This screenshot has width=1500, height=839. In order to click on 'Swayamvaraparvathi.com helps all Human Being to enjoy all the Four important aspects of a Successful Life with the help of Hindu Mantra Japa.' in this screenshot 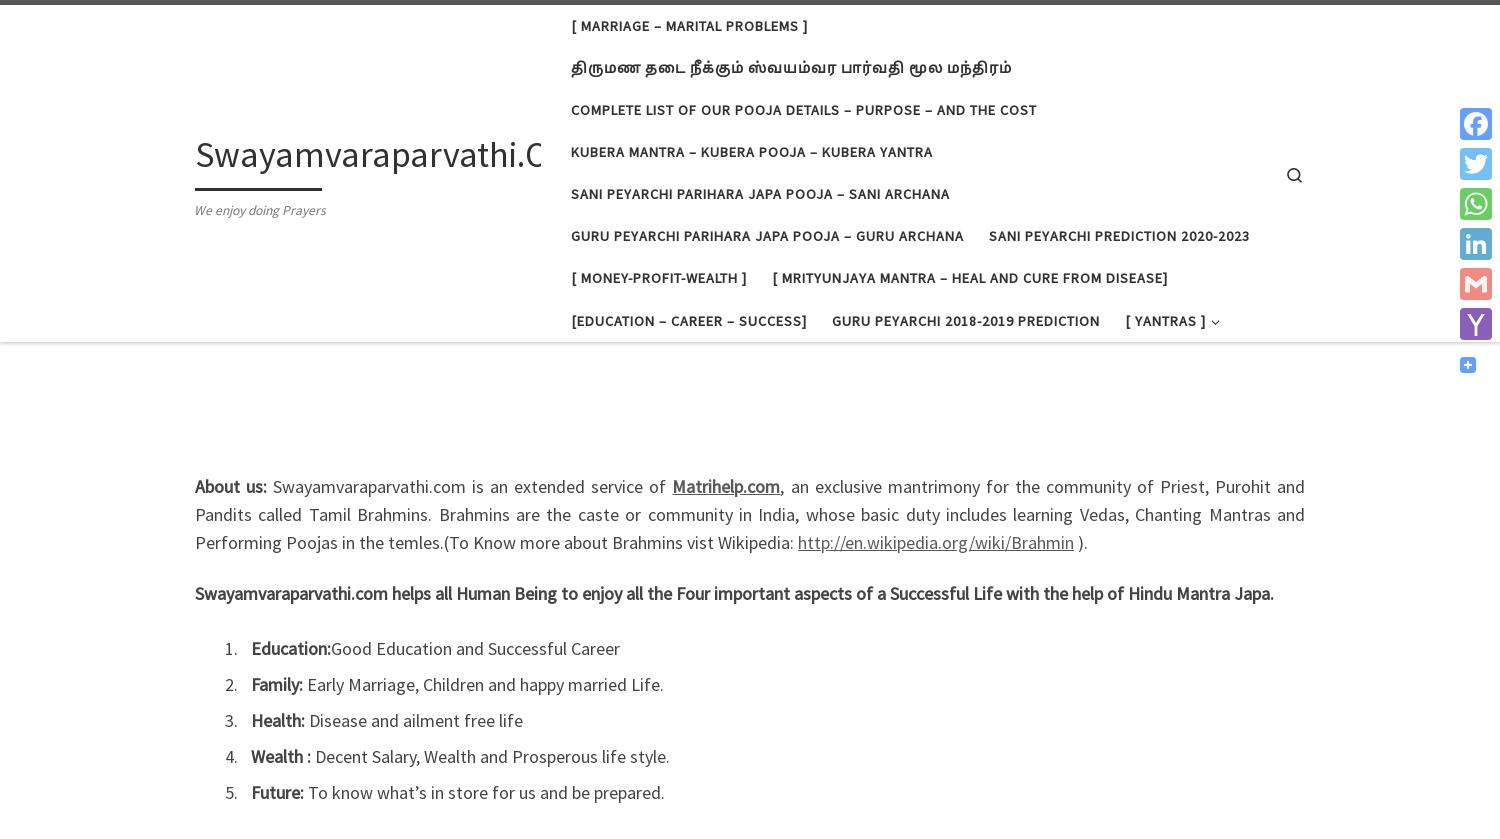, I will do `click(733, 591)`.